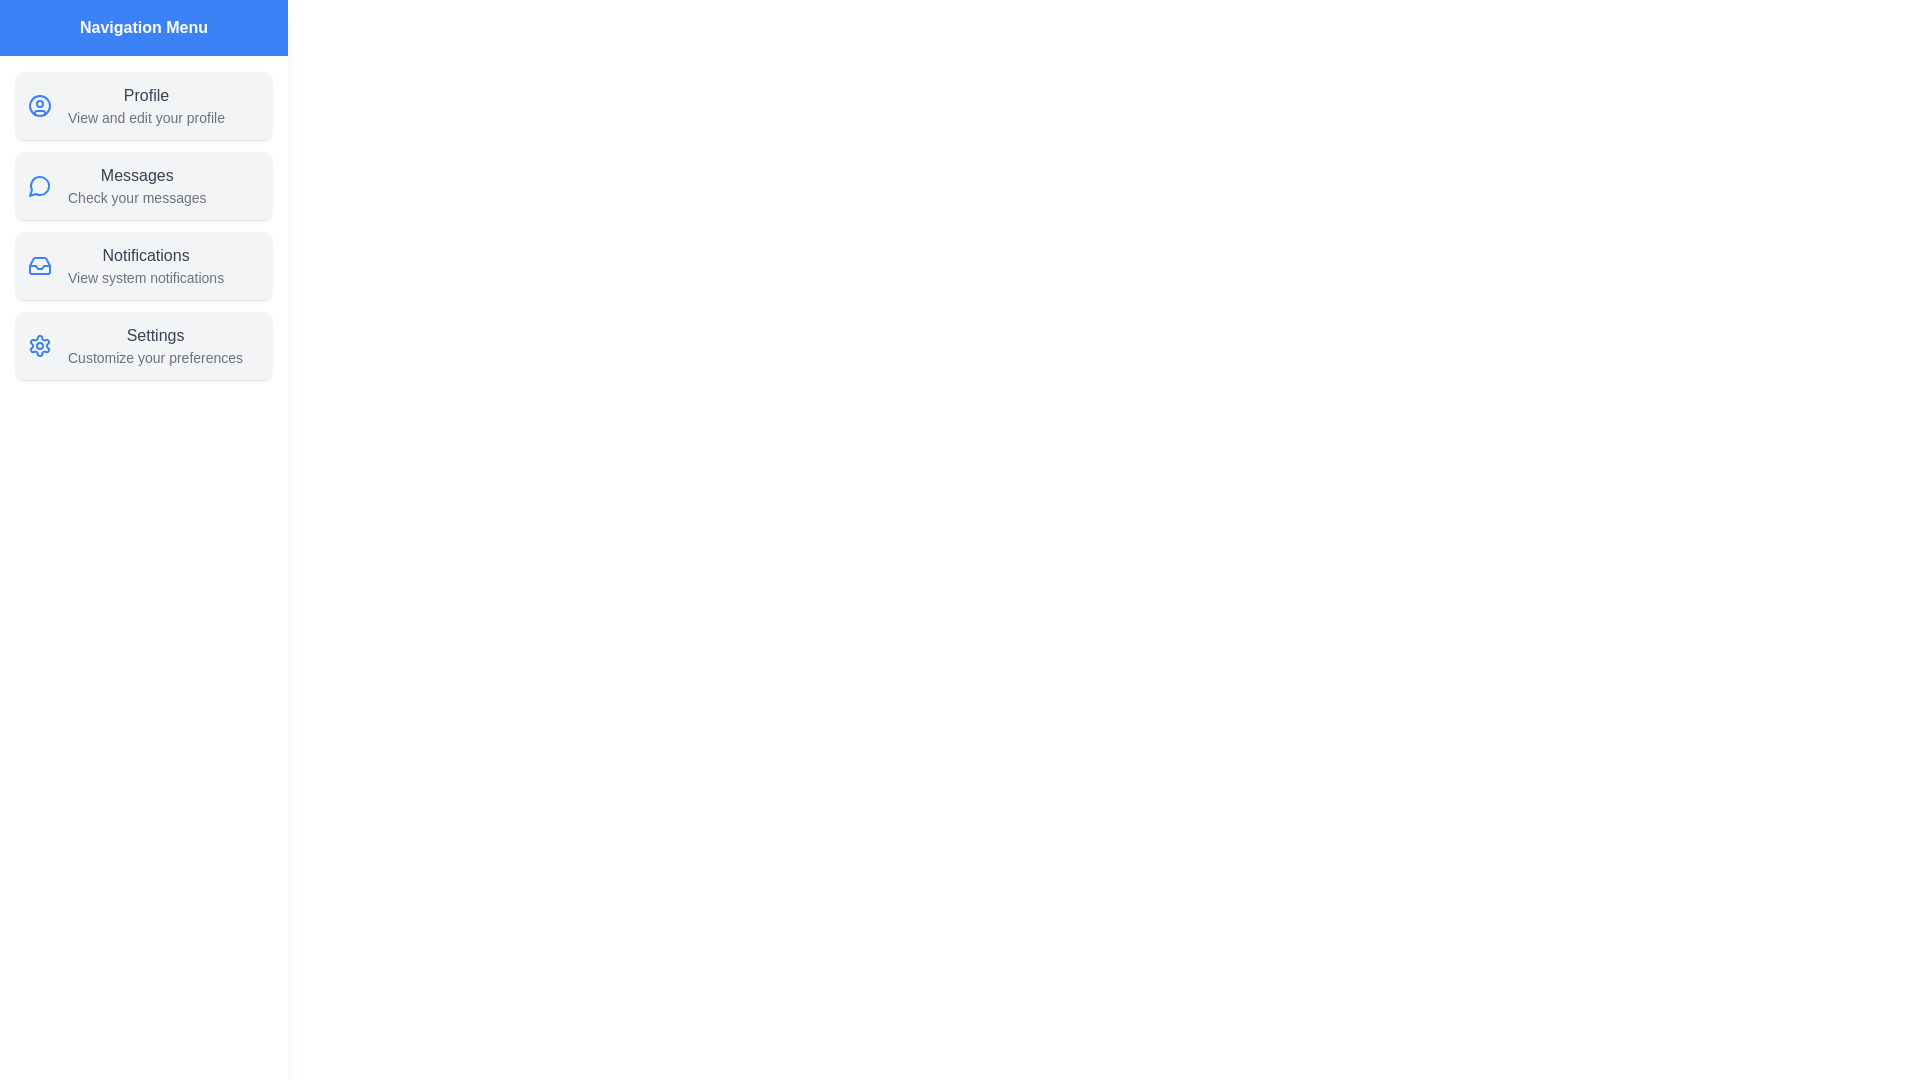 The width and height of the screenshot is (1920, 1080). What do you see at coordinates (143, 345) in the screenshot?
I see `the menu item corresponding to Settings` at bounding box center [143, 345].